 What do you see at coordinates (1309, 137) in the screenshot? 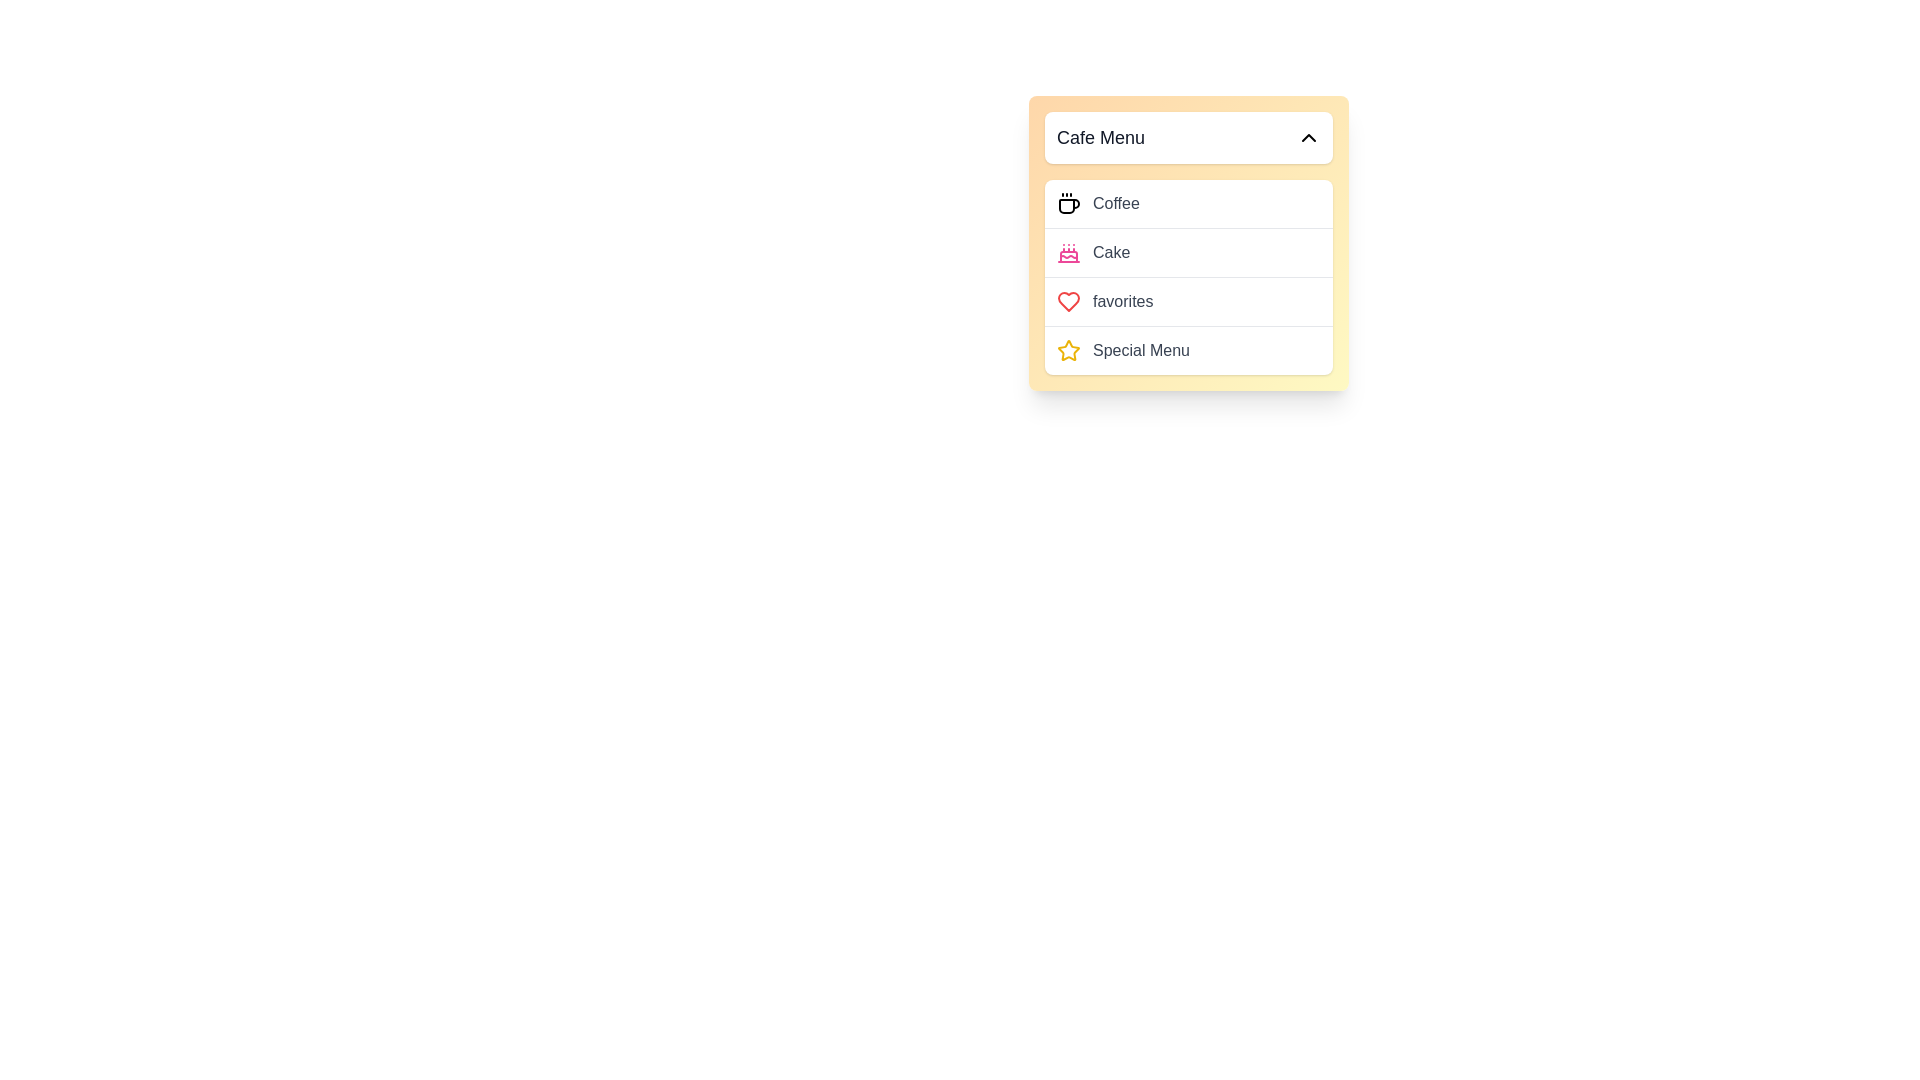
I see `the collapse button located at the top right of the 'Cafe Menu' section` at bounding box center [1309, 137].